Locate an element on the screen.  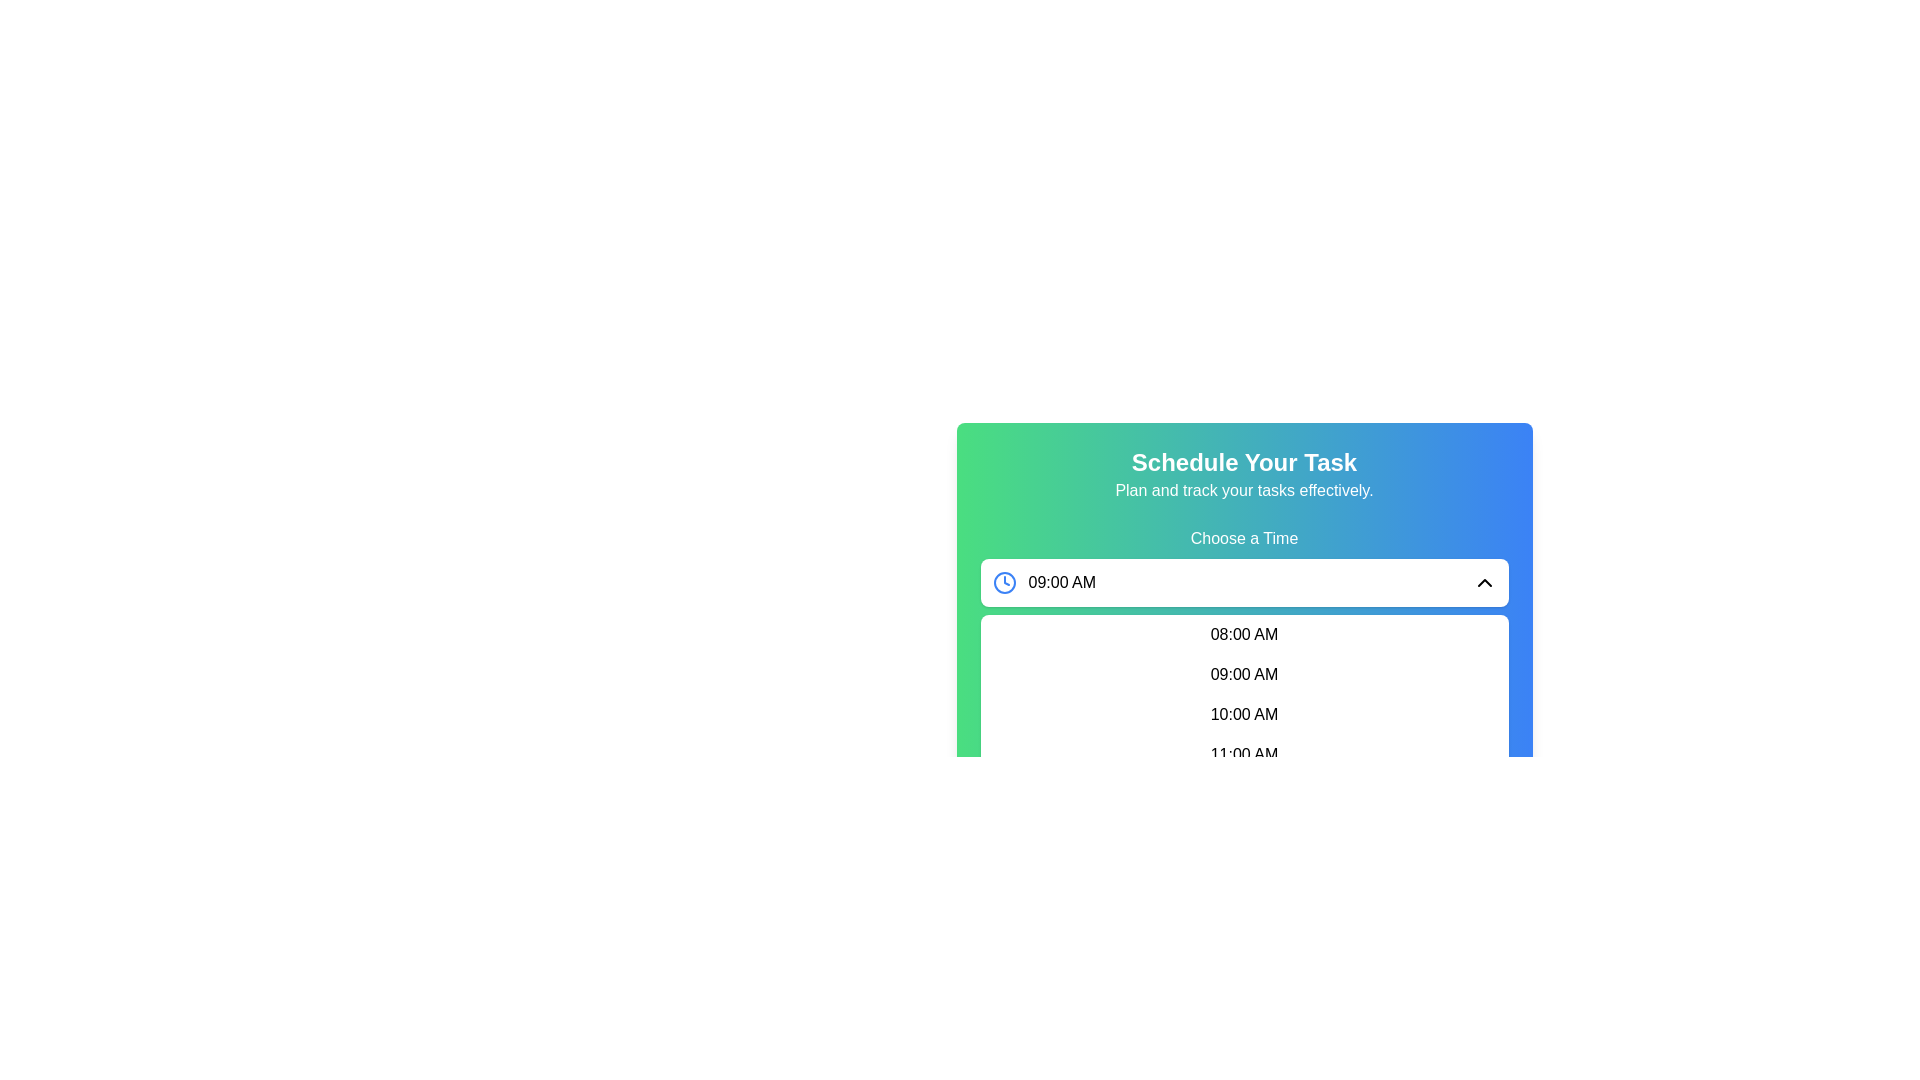
the fourth item in the vertical list of time-related options is located at coordinates (1243, 755).